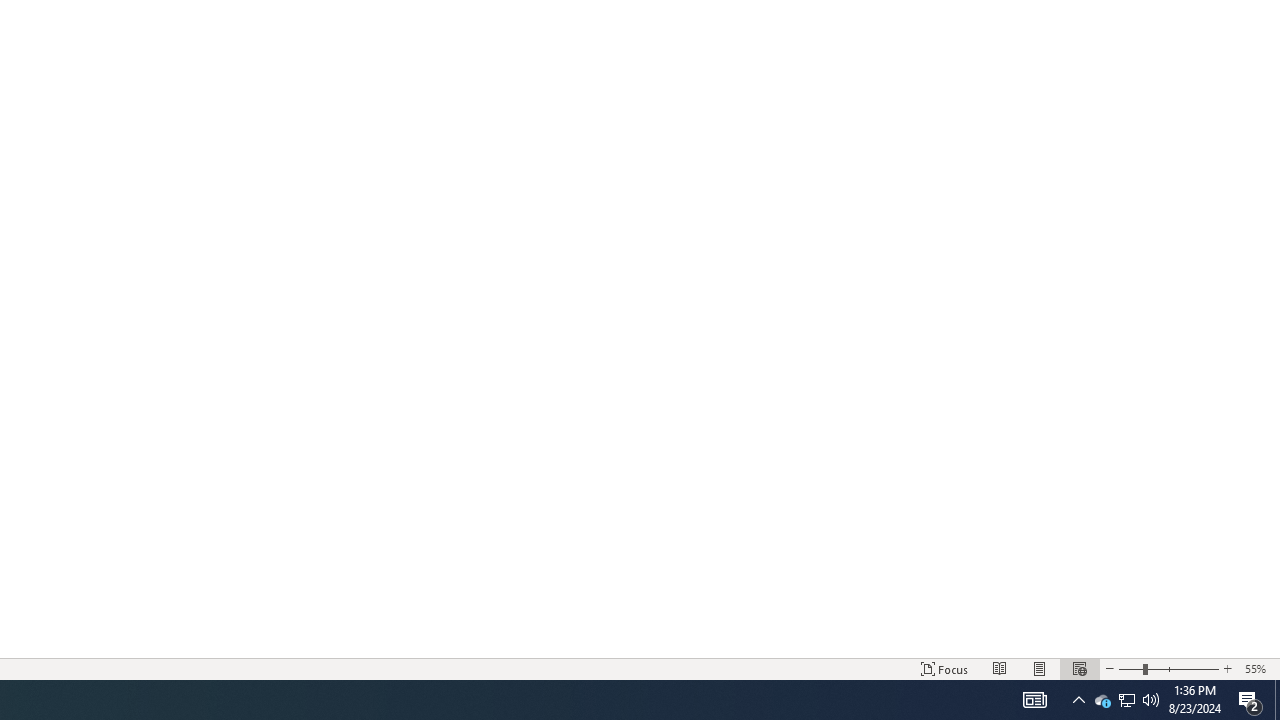 This screenshot has height=720, width=1280. I want to click on 'Web Layout', so click(1078, 669).